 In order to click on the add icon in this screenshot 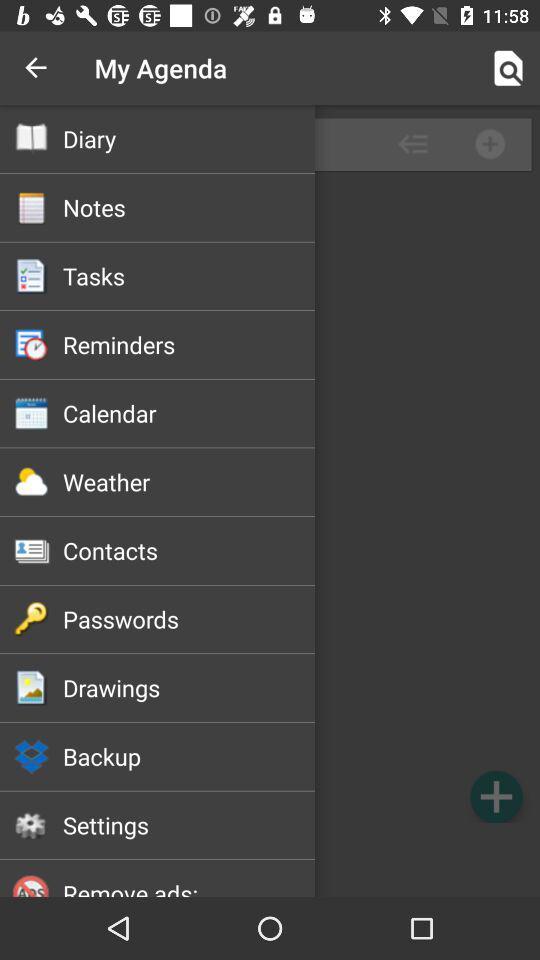, I will do `click(495, 796)`.